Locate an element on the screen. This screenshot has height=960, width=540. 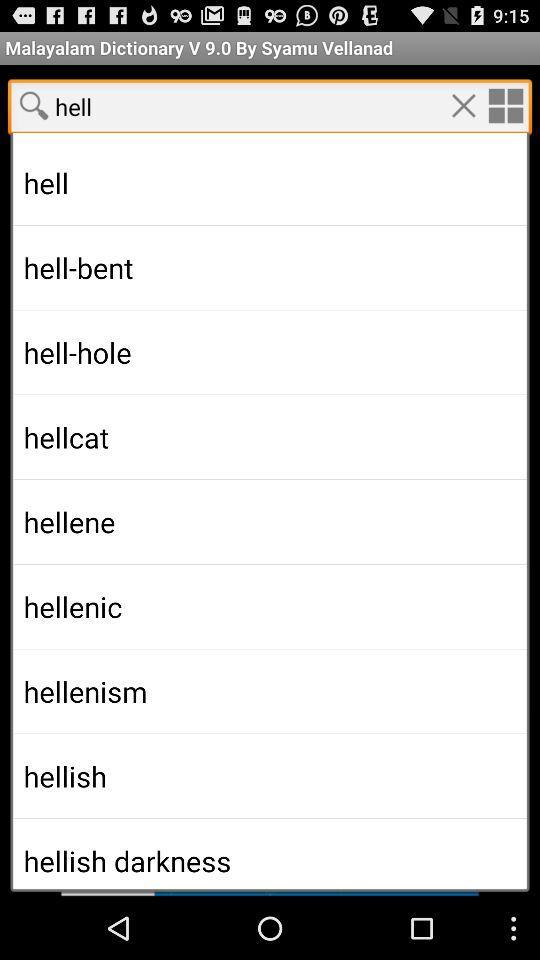
search results is located at coordinates (270, 490).